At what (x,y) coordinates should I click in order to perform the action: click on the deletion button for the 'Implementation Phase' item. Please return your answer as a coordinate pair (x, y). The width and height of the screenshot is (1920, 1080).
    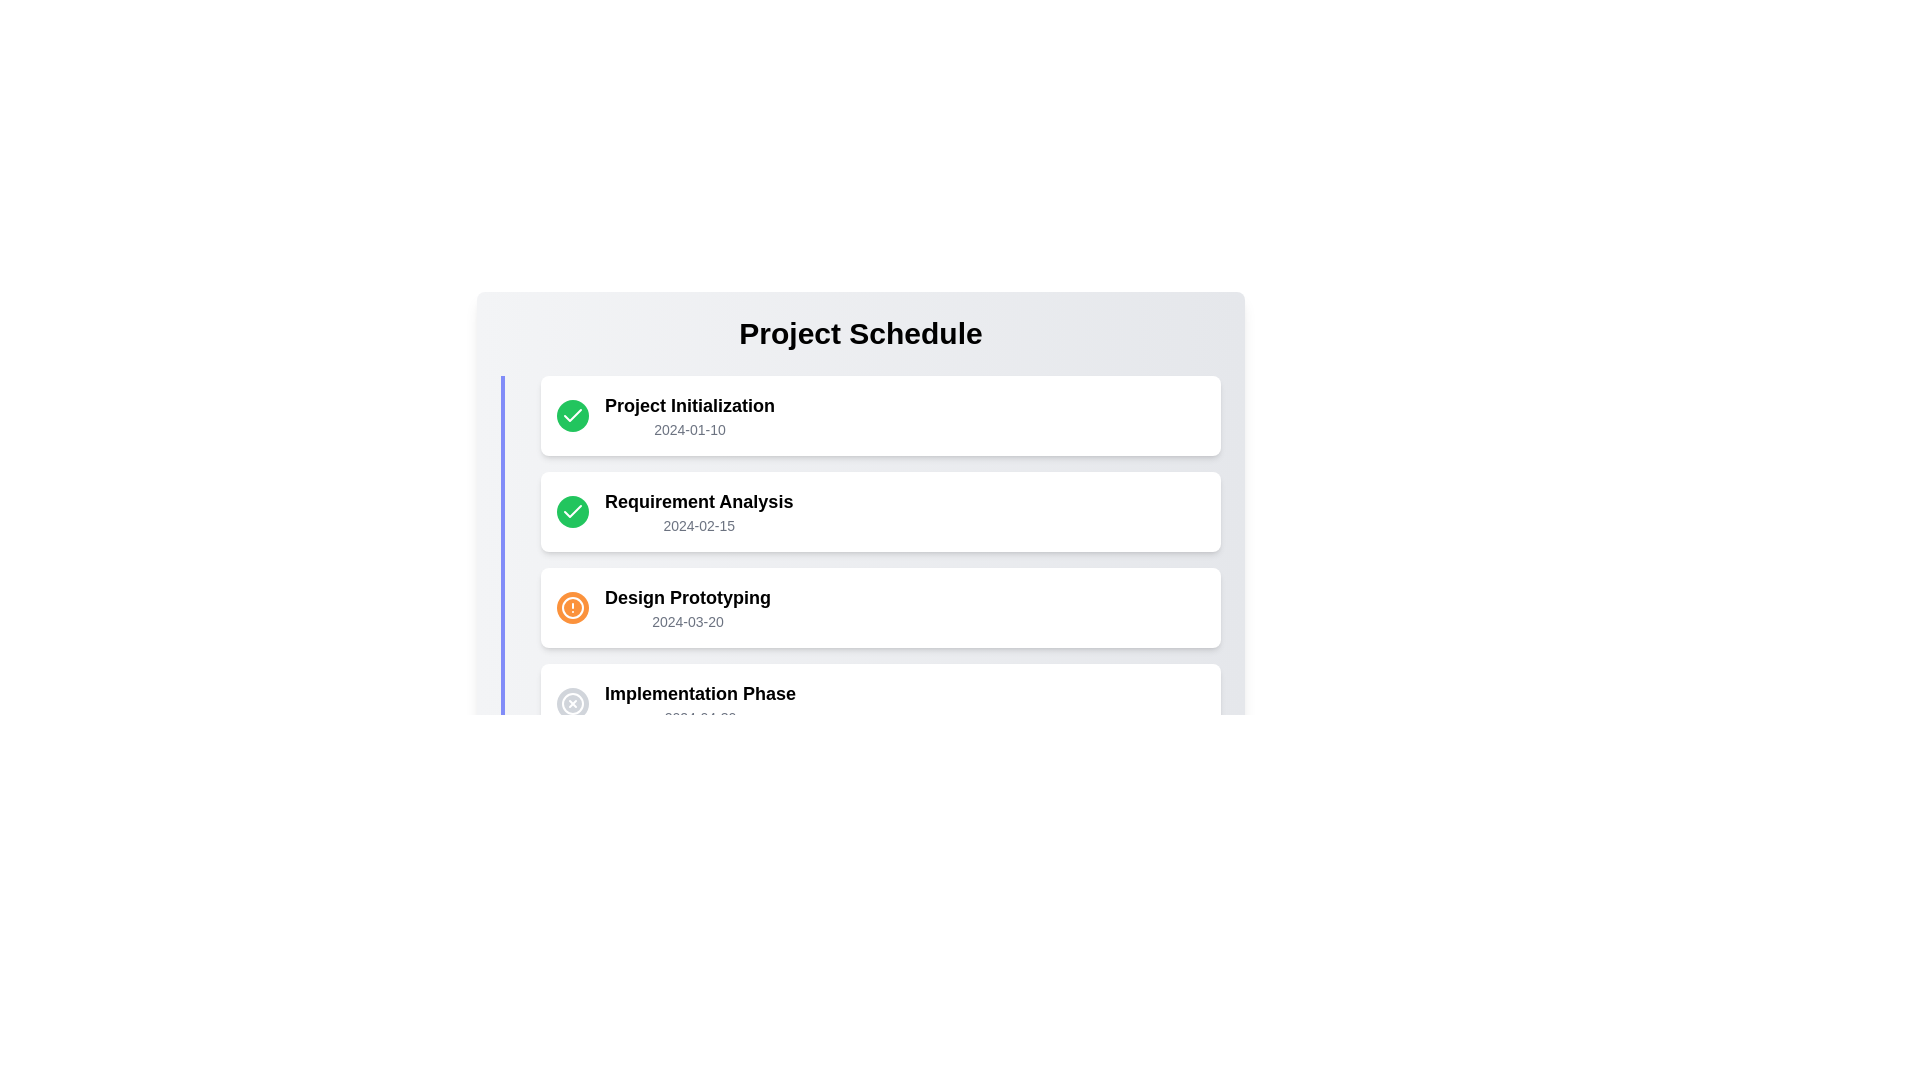
    Looking at the image, I should click on (571, 703).